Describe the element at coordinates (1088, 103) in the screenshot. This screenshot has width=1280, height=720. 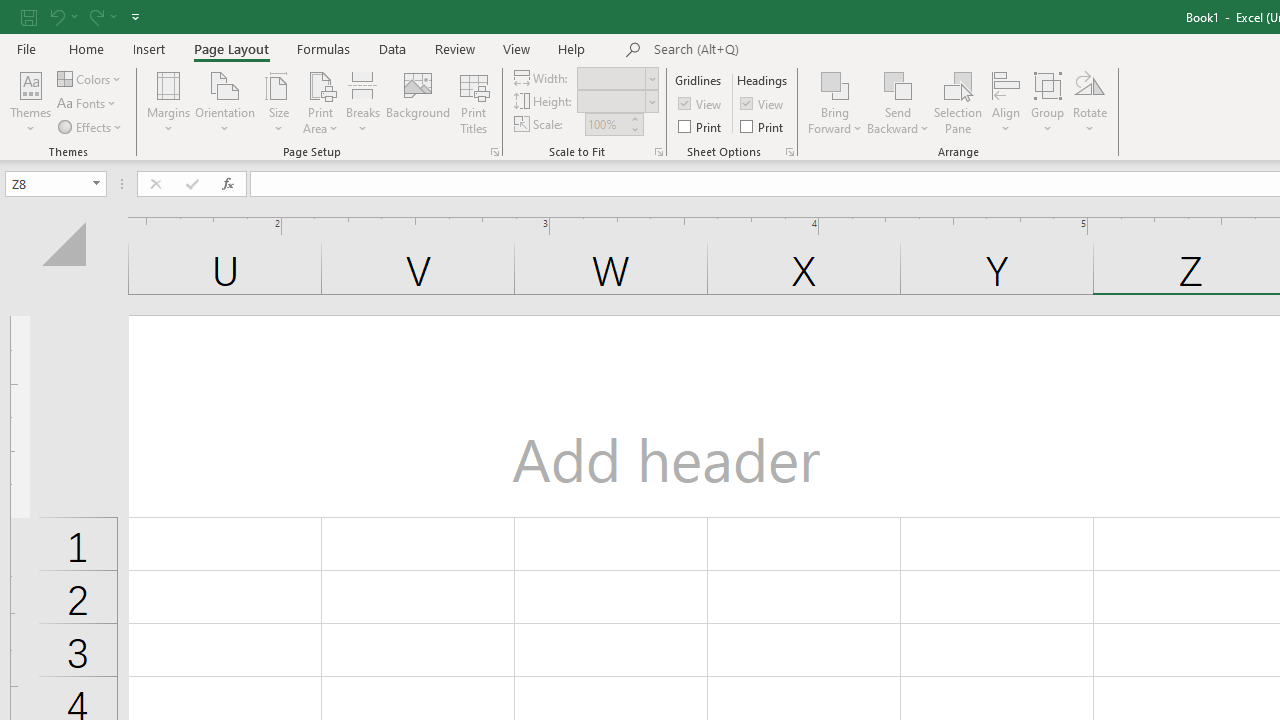
I see `'Rotate'` at that location.